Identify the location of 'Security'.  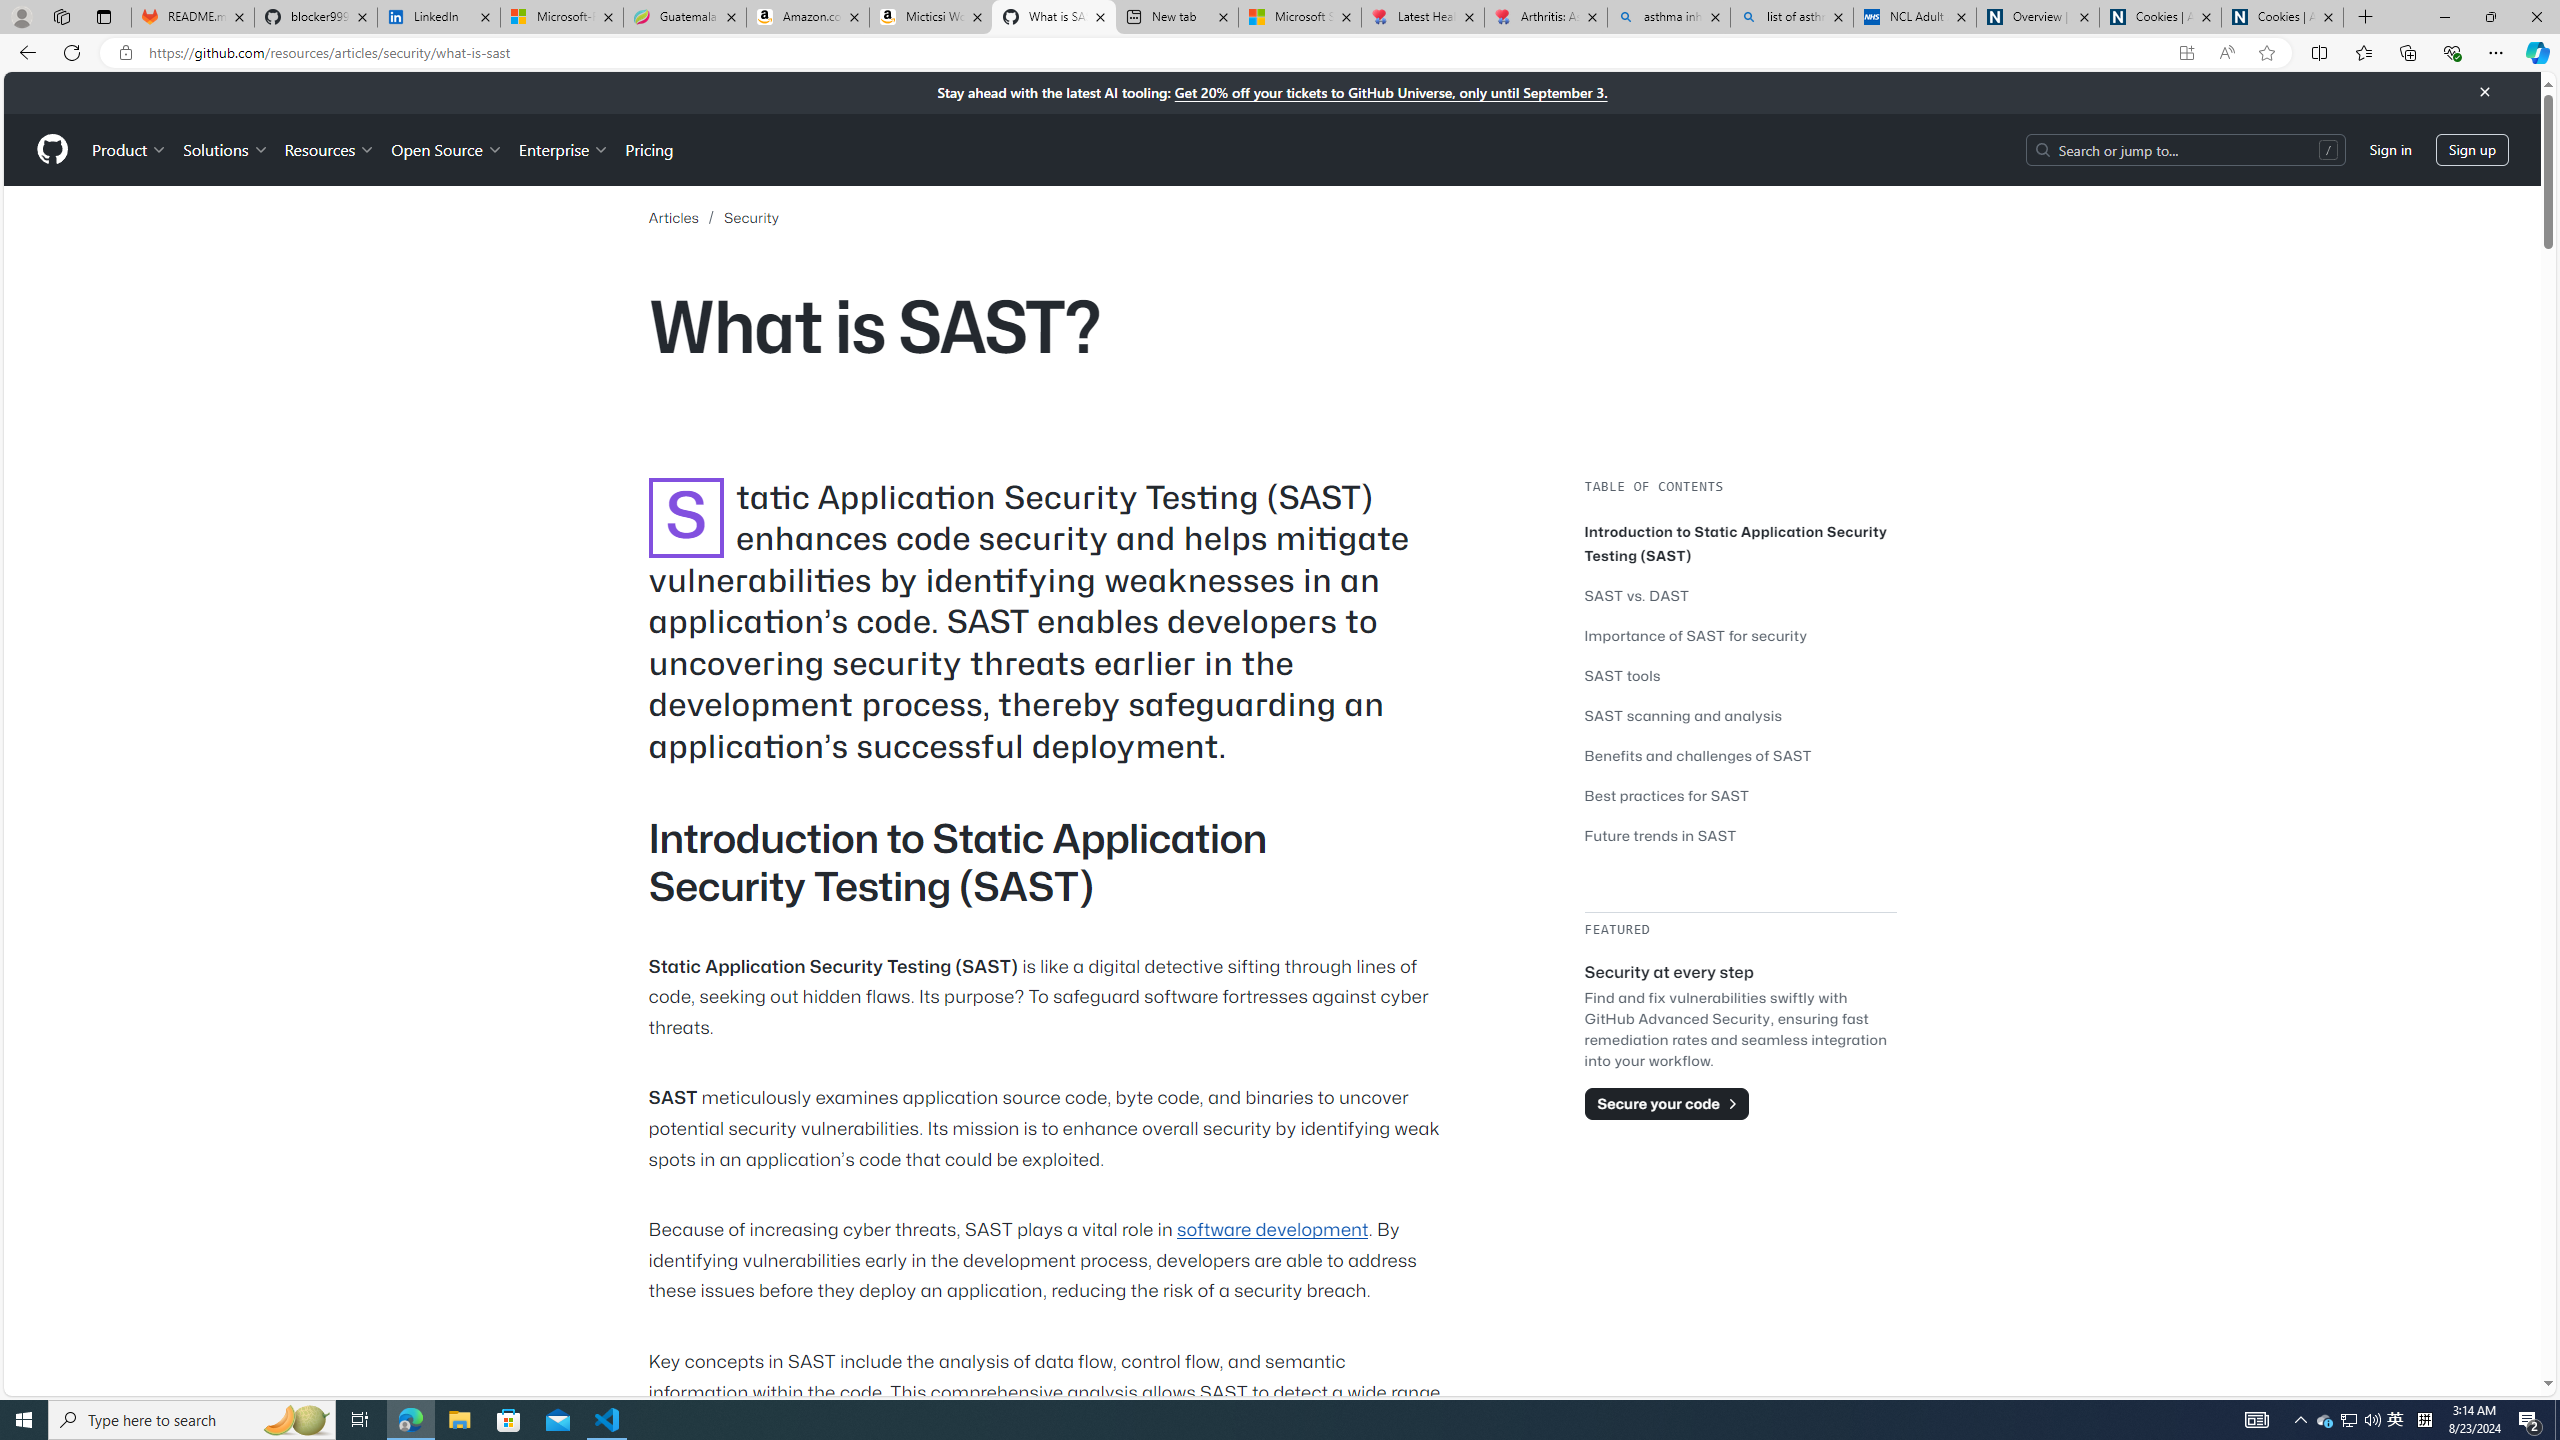
(750, 217).